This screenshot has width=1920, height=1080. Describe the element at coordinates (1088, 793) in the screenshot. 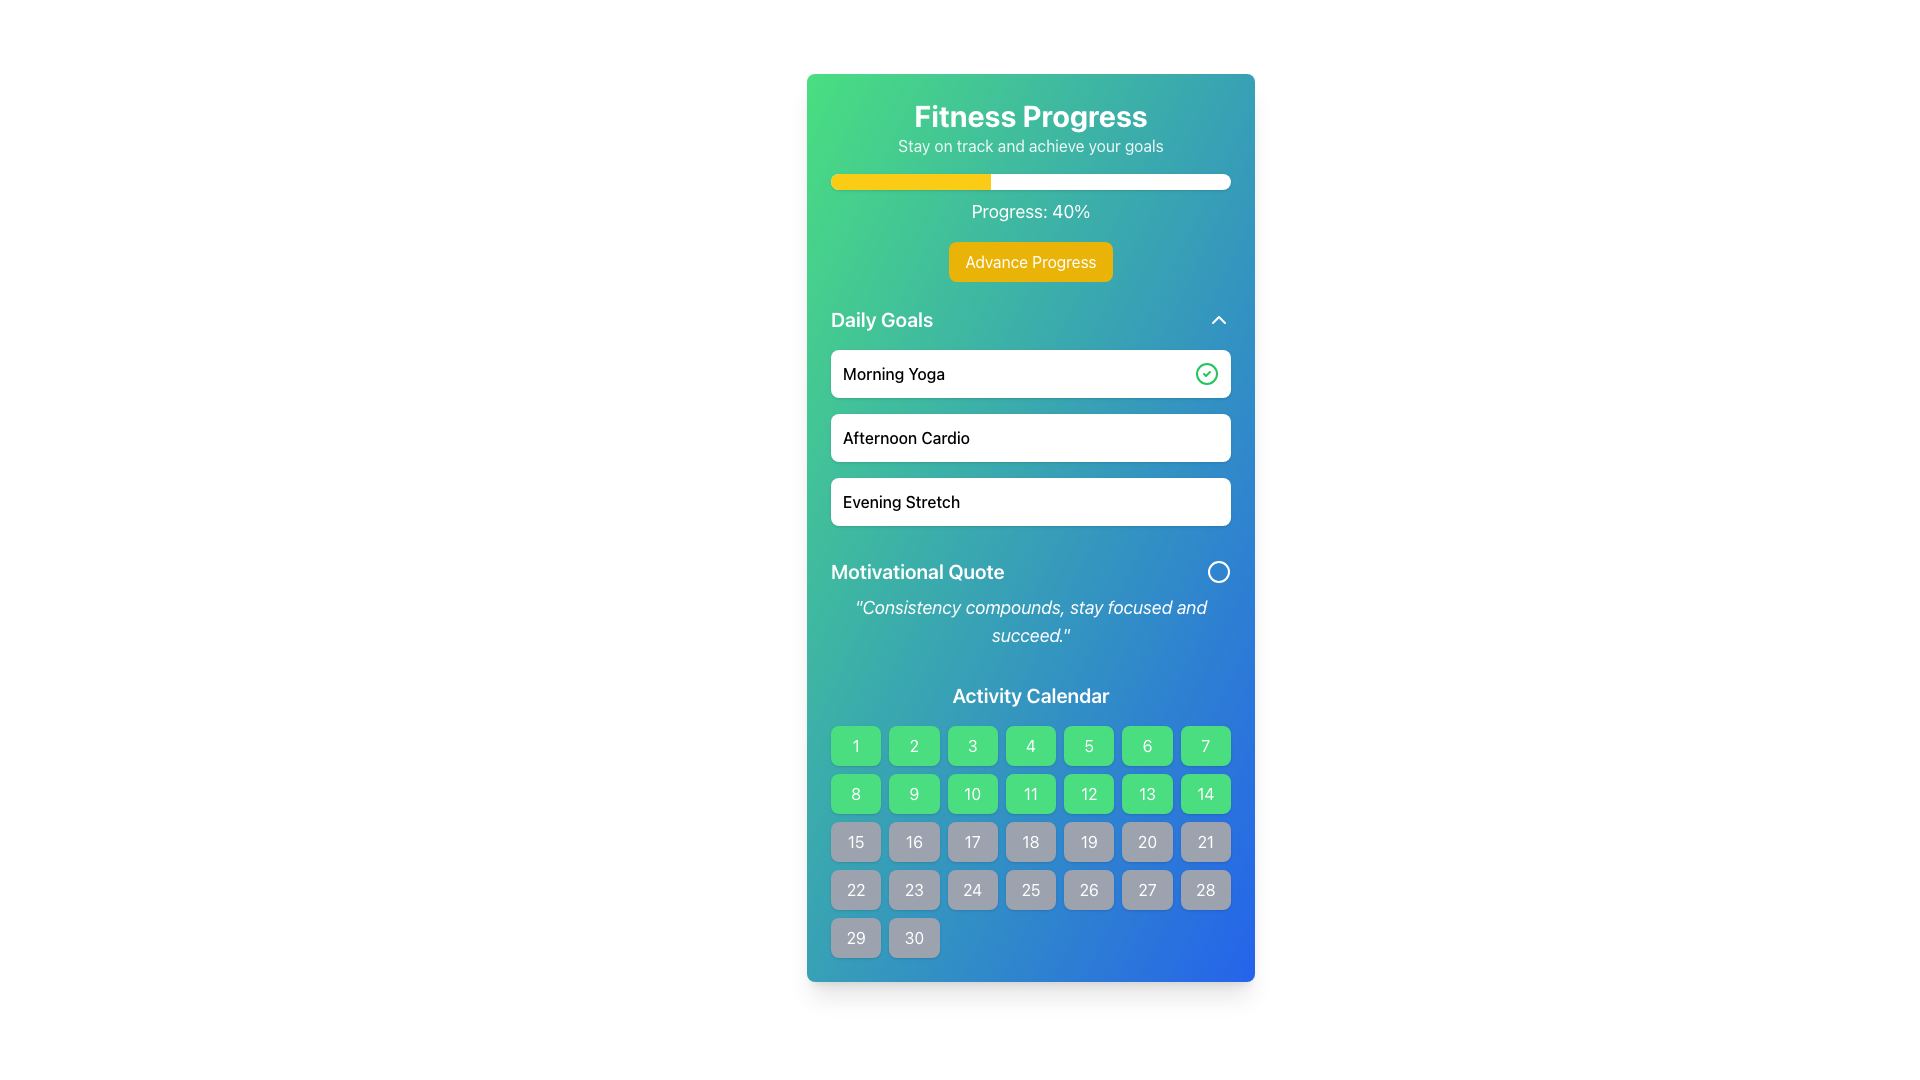

I see `the button labeled '12' in the 'Activity Calendar'` at that location.